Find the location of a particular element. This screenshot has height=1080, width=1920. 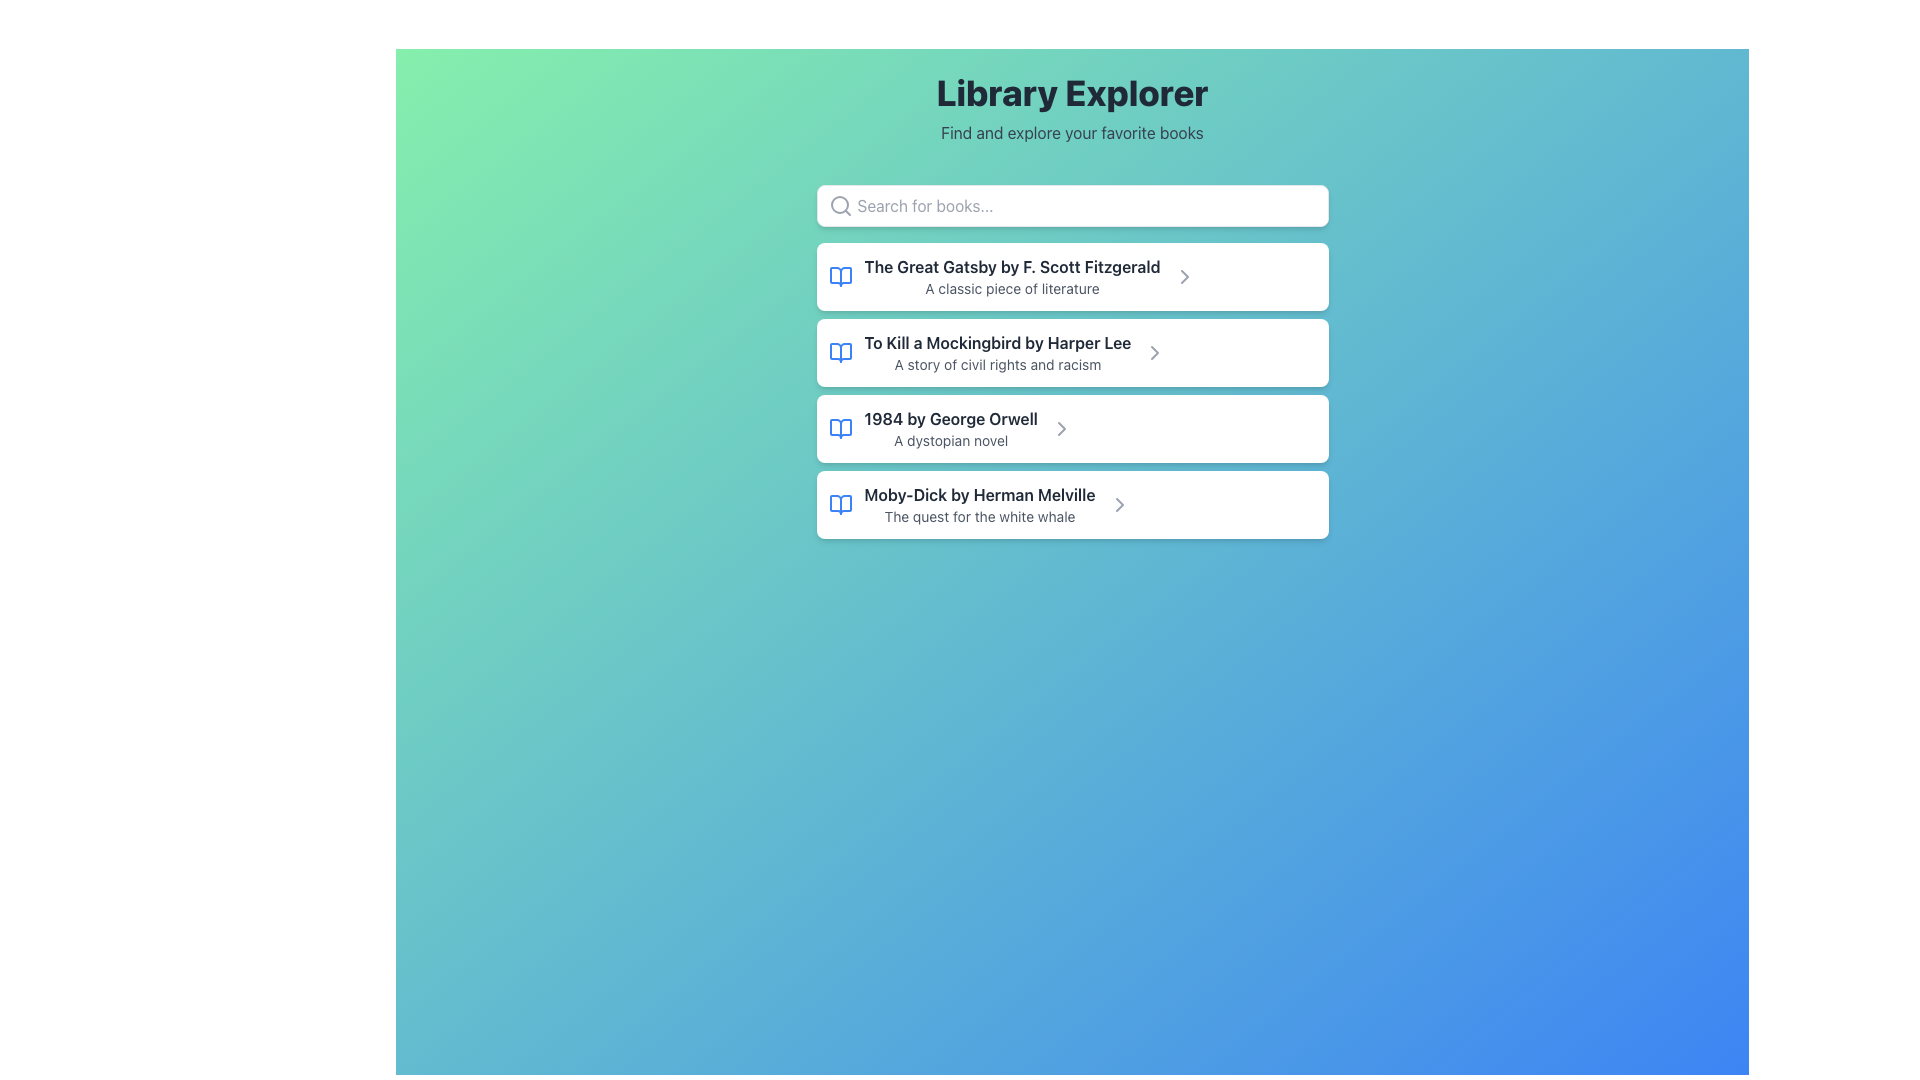

the book icon representing '1984 by George Orwell', which is the leftmost graphical element of the list item is located at coordinates (840, 427).